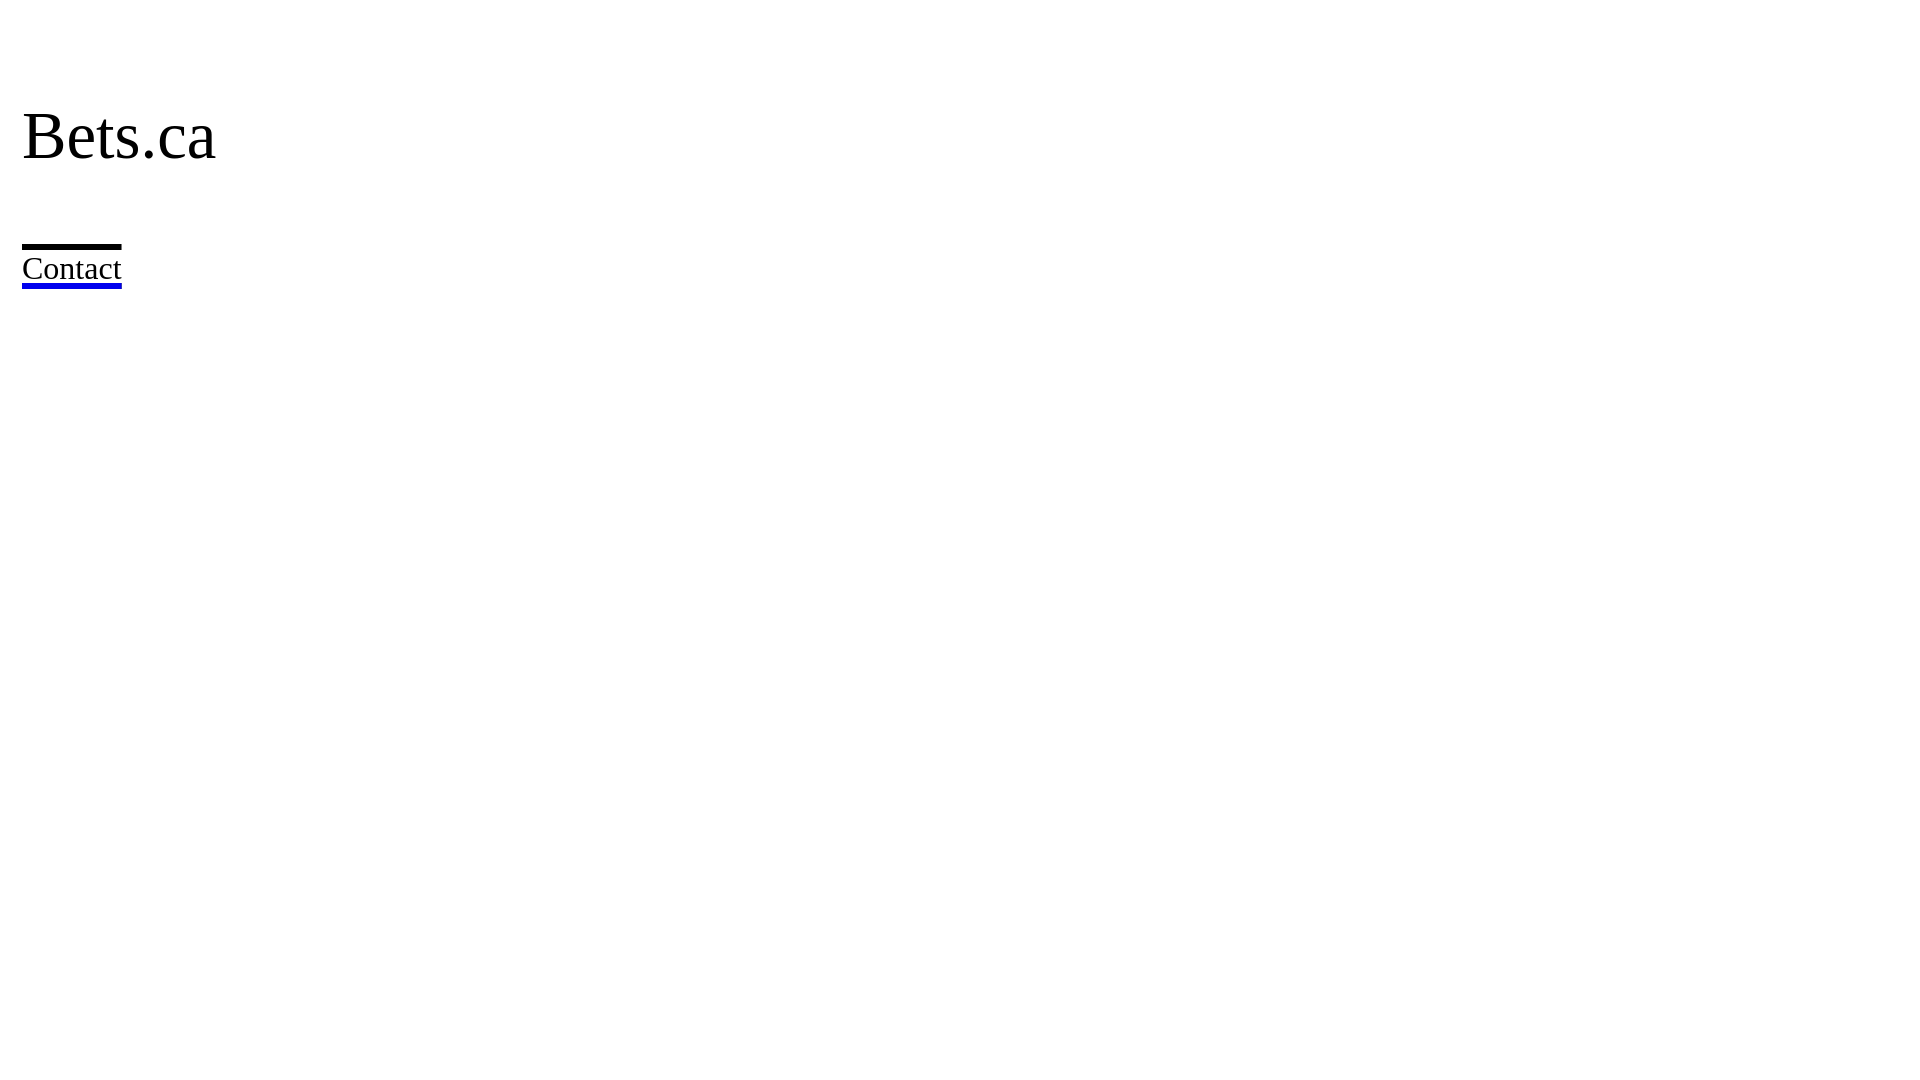 The height and width of the screenshot is (1080, 1920). Describe the element at coordinates (72, 255) in the screenshot. I see `'Contact'` at that location.